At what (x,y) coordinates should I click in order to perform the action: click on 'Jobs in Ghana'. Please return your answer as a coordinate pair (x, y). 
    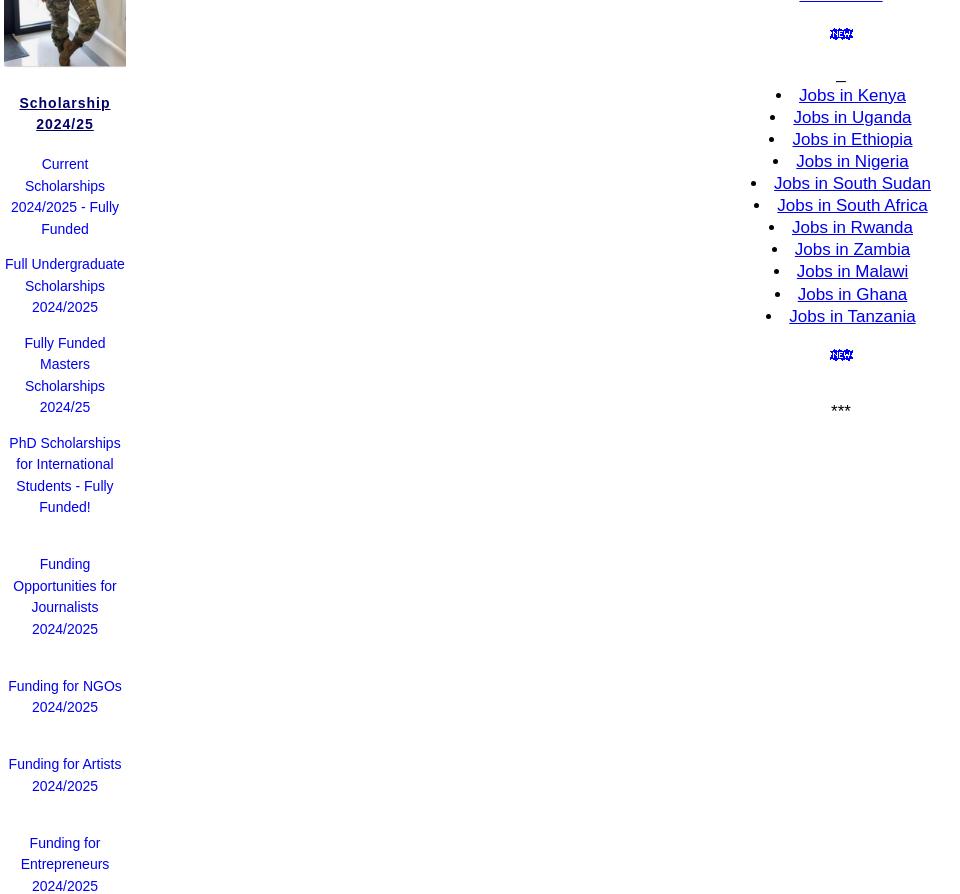
    Looking at the image, I should click on (851, 292).